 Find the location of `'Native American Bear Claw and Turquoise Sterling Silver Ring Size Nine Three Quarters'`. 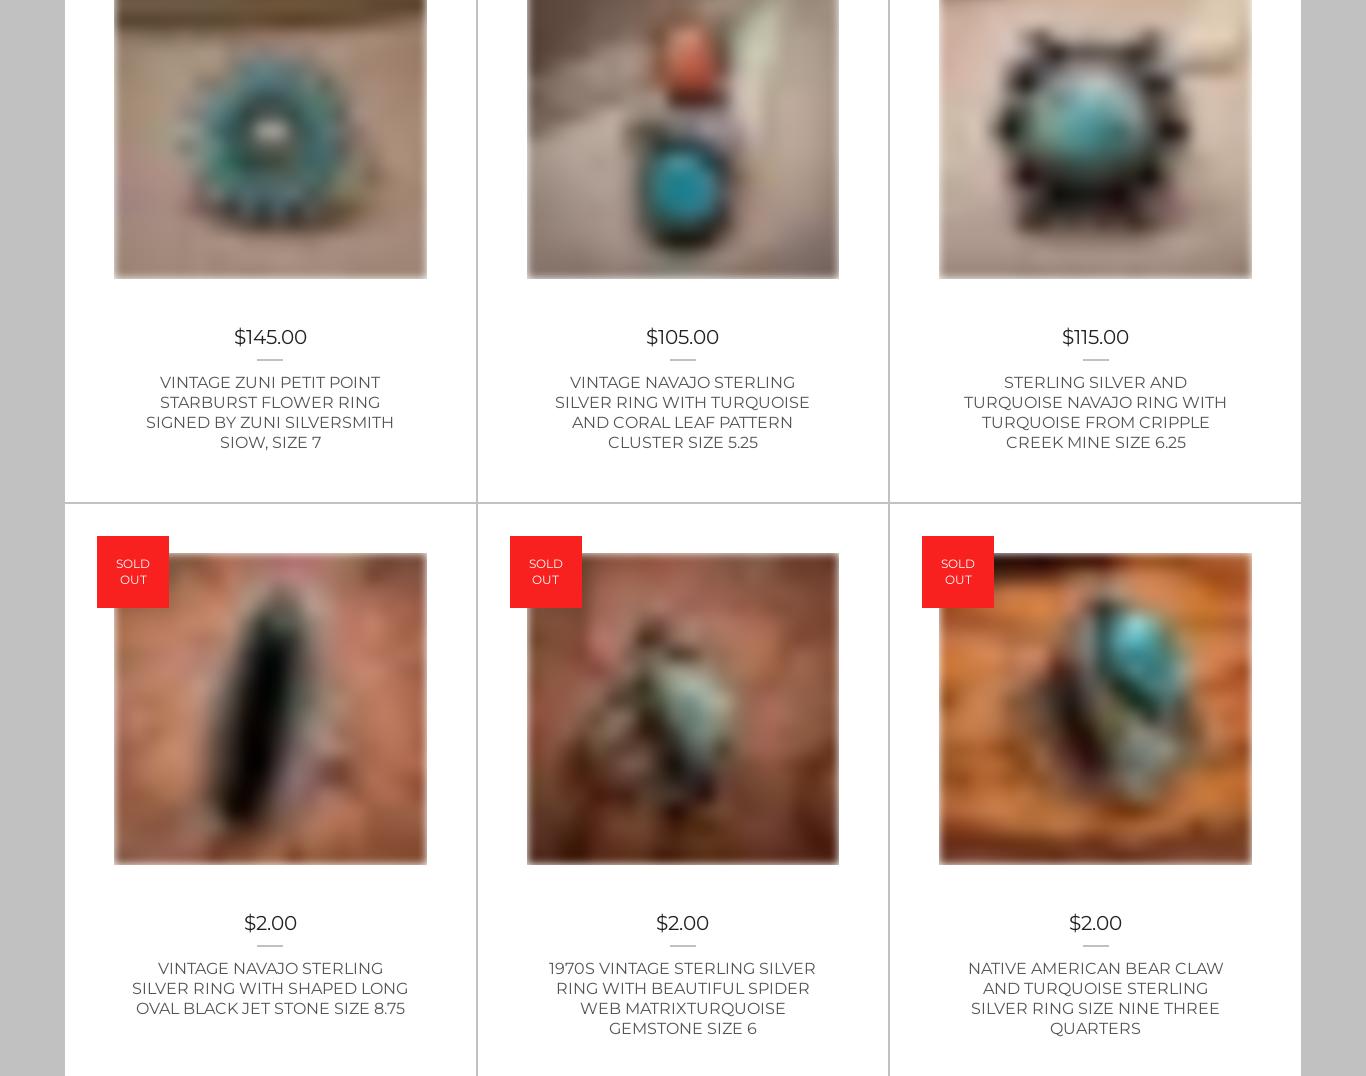

'Native American Bear Claw and Turquoise Sterling Silver Ring Size Nine Three Quarters' is located at coordinates (1093, 997).